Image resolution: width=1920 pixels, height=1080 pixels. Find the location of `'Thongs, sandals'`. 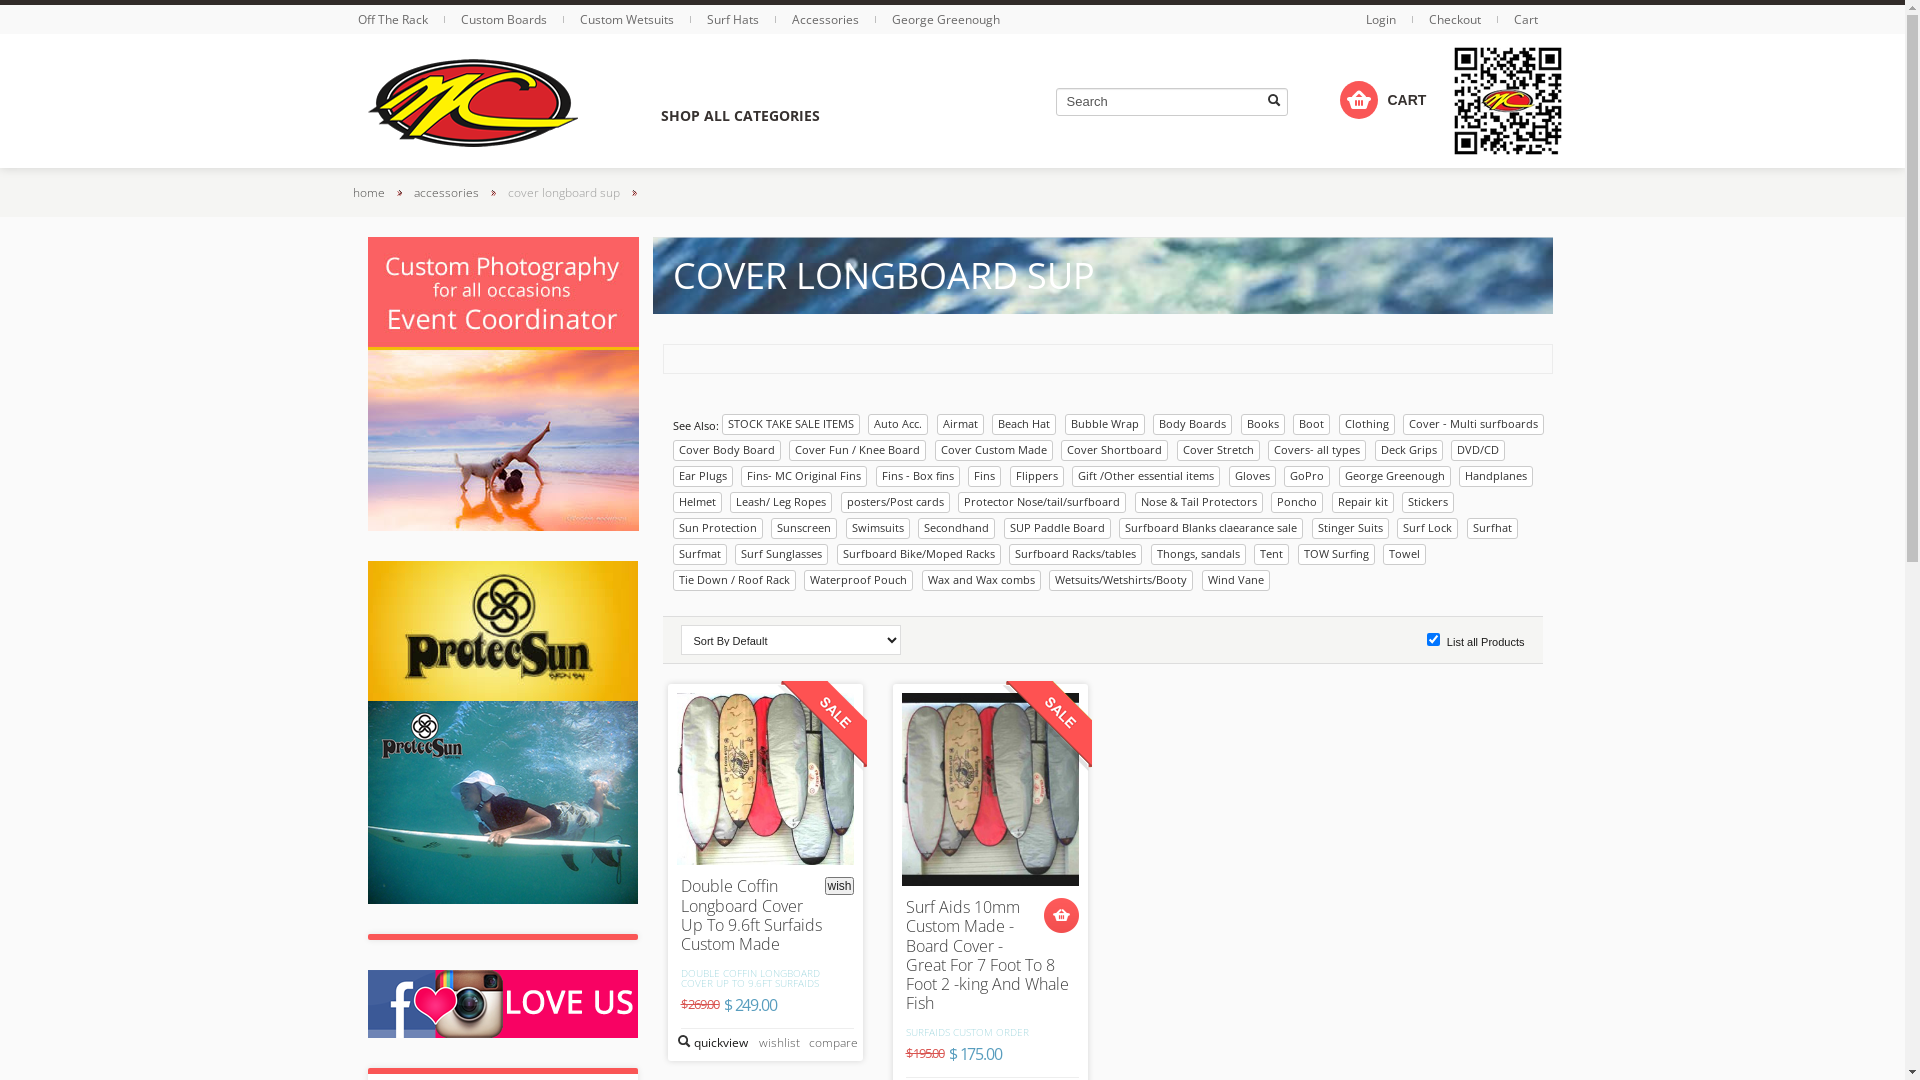

'Thongs, sandals' is located at coordinates (1197, 554).